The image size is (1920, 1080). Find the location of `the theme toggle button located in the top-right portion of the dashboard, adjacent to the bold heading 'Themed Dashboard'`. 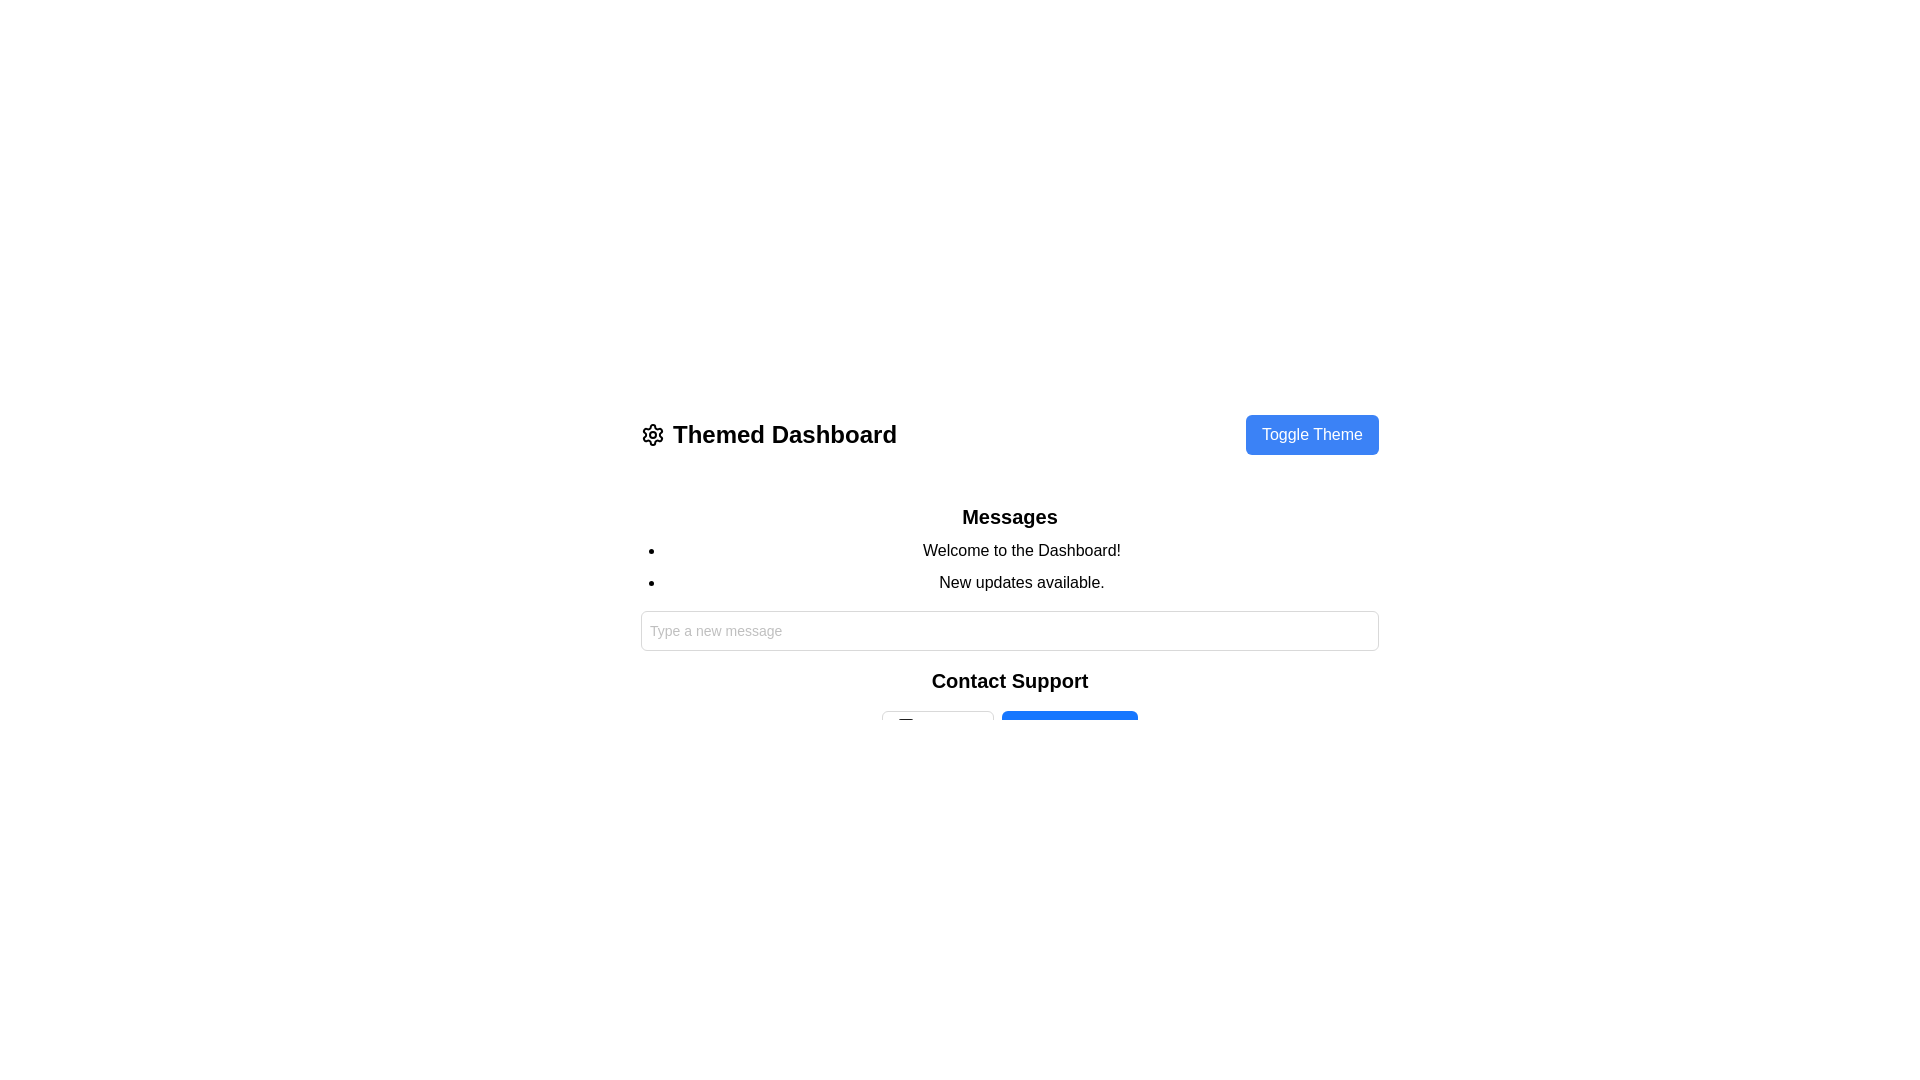

the theme toggle button located in the top-right portion of the dashboard, adjacent to the bold heading 'Themed Dashboard' is located at coordinates (1312, 434).